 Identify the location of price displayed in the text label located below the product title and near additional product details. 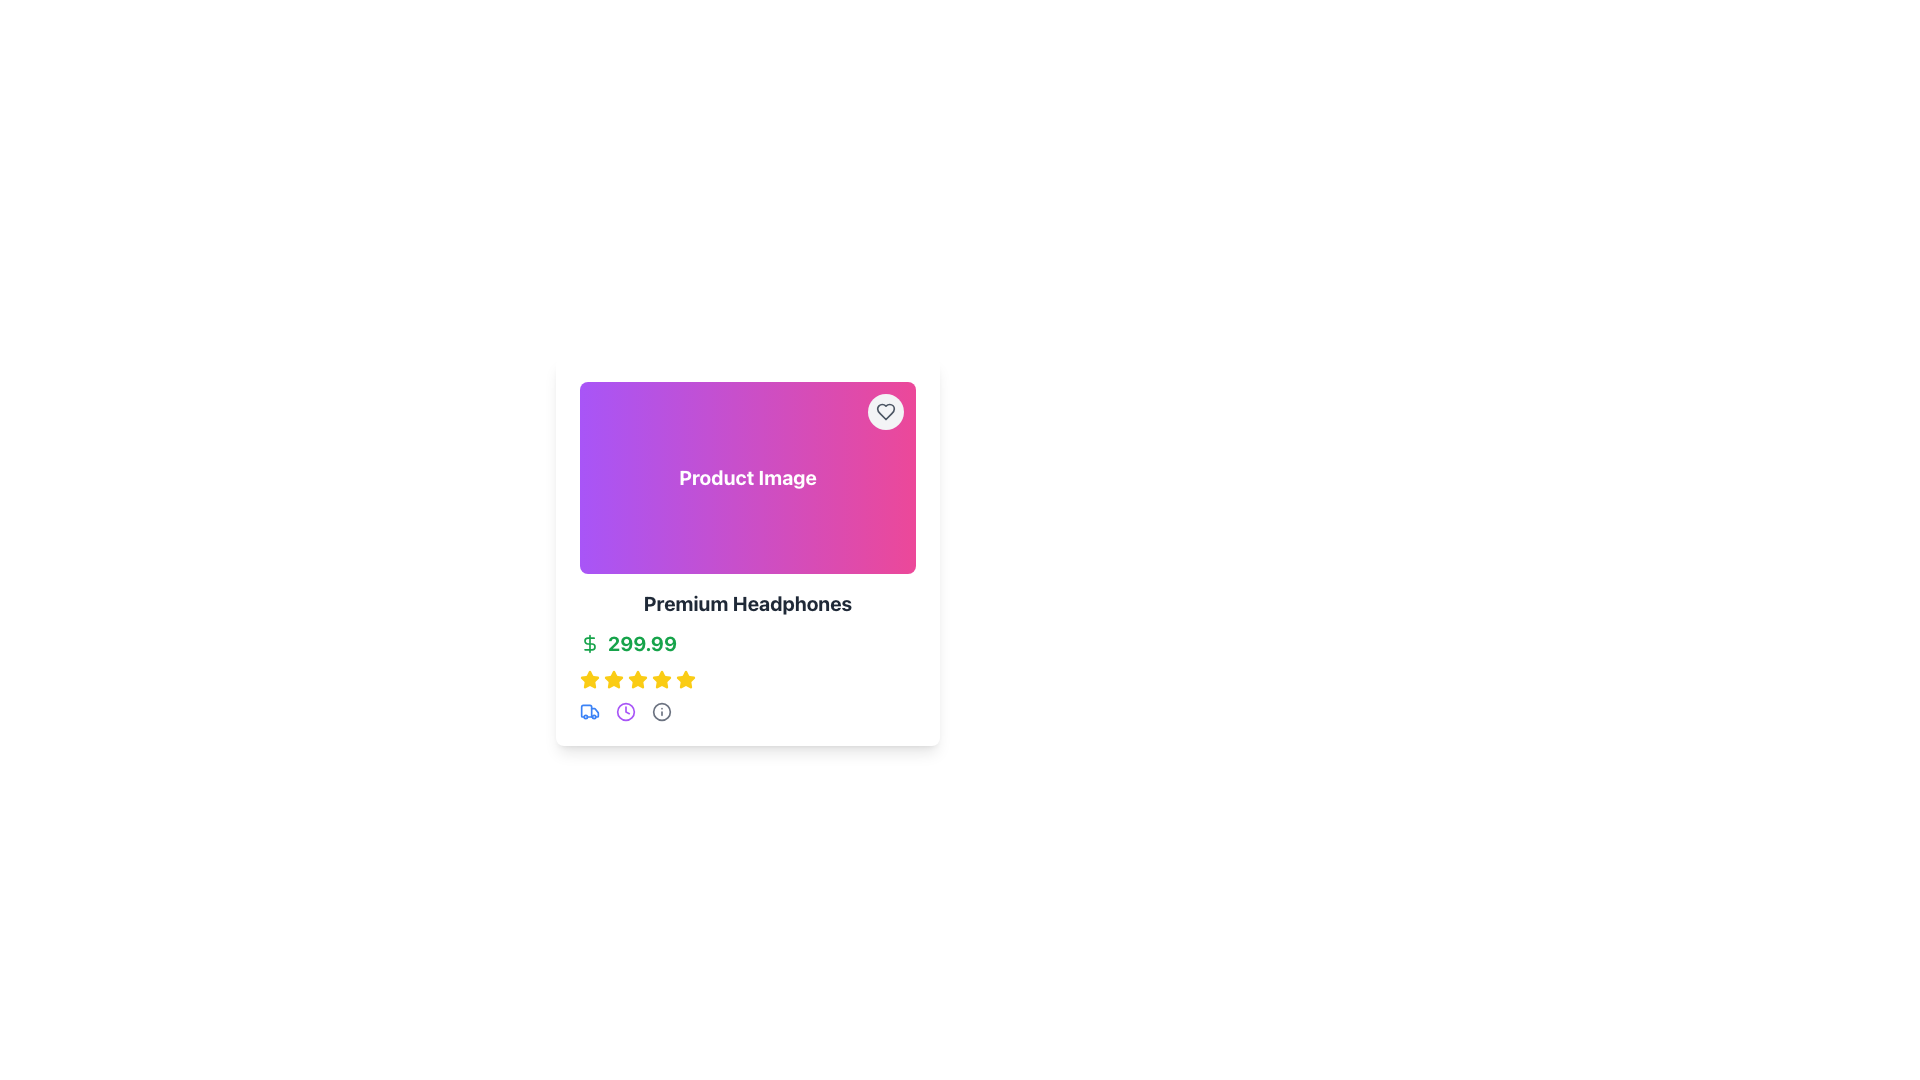
(642, 644).